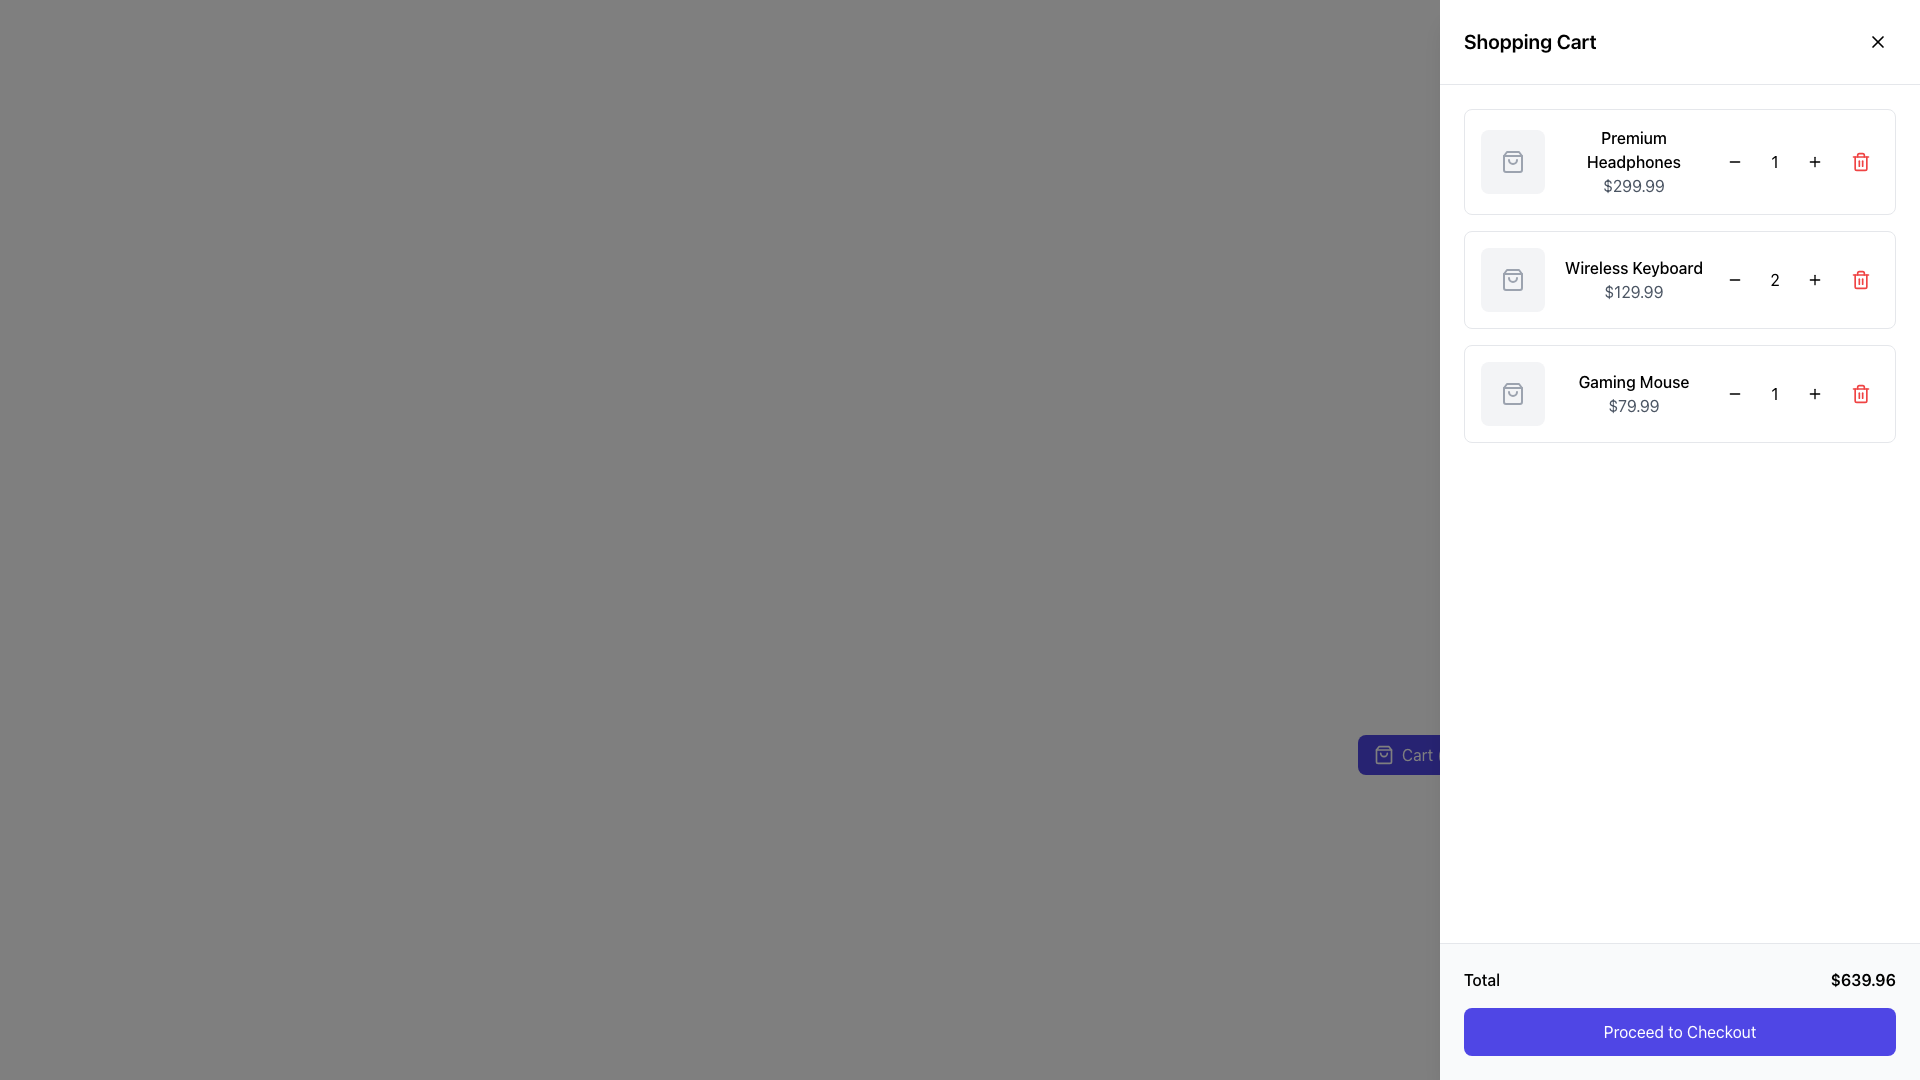  I want to click on the label displaying the current quantity of a specific item in the shopping cart, which is situated between a minus symbol on the left and a plus symbol on the right within the 'Gaming Mouse' item row, so click(1775, 393).